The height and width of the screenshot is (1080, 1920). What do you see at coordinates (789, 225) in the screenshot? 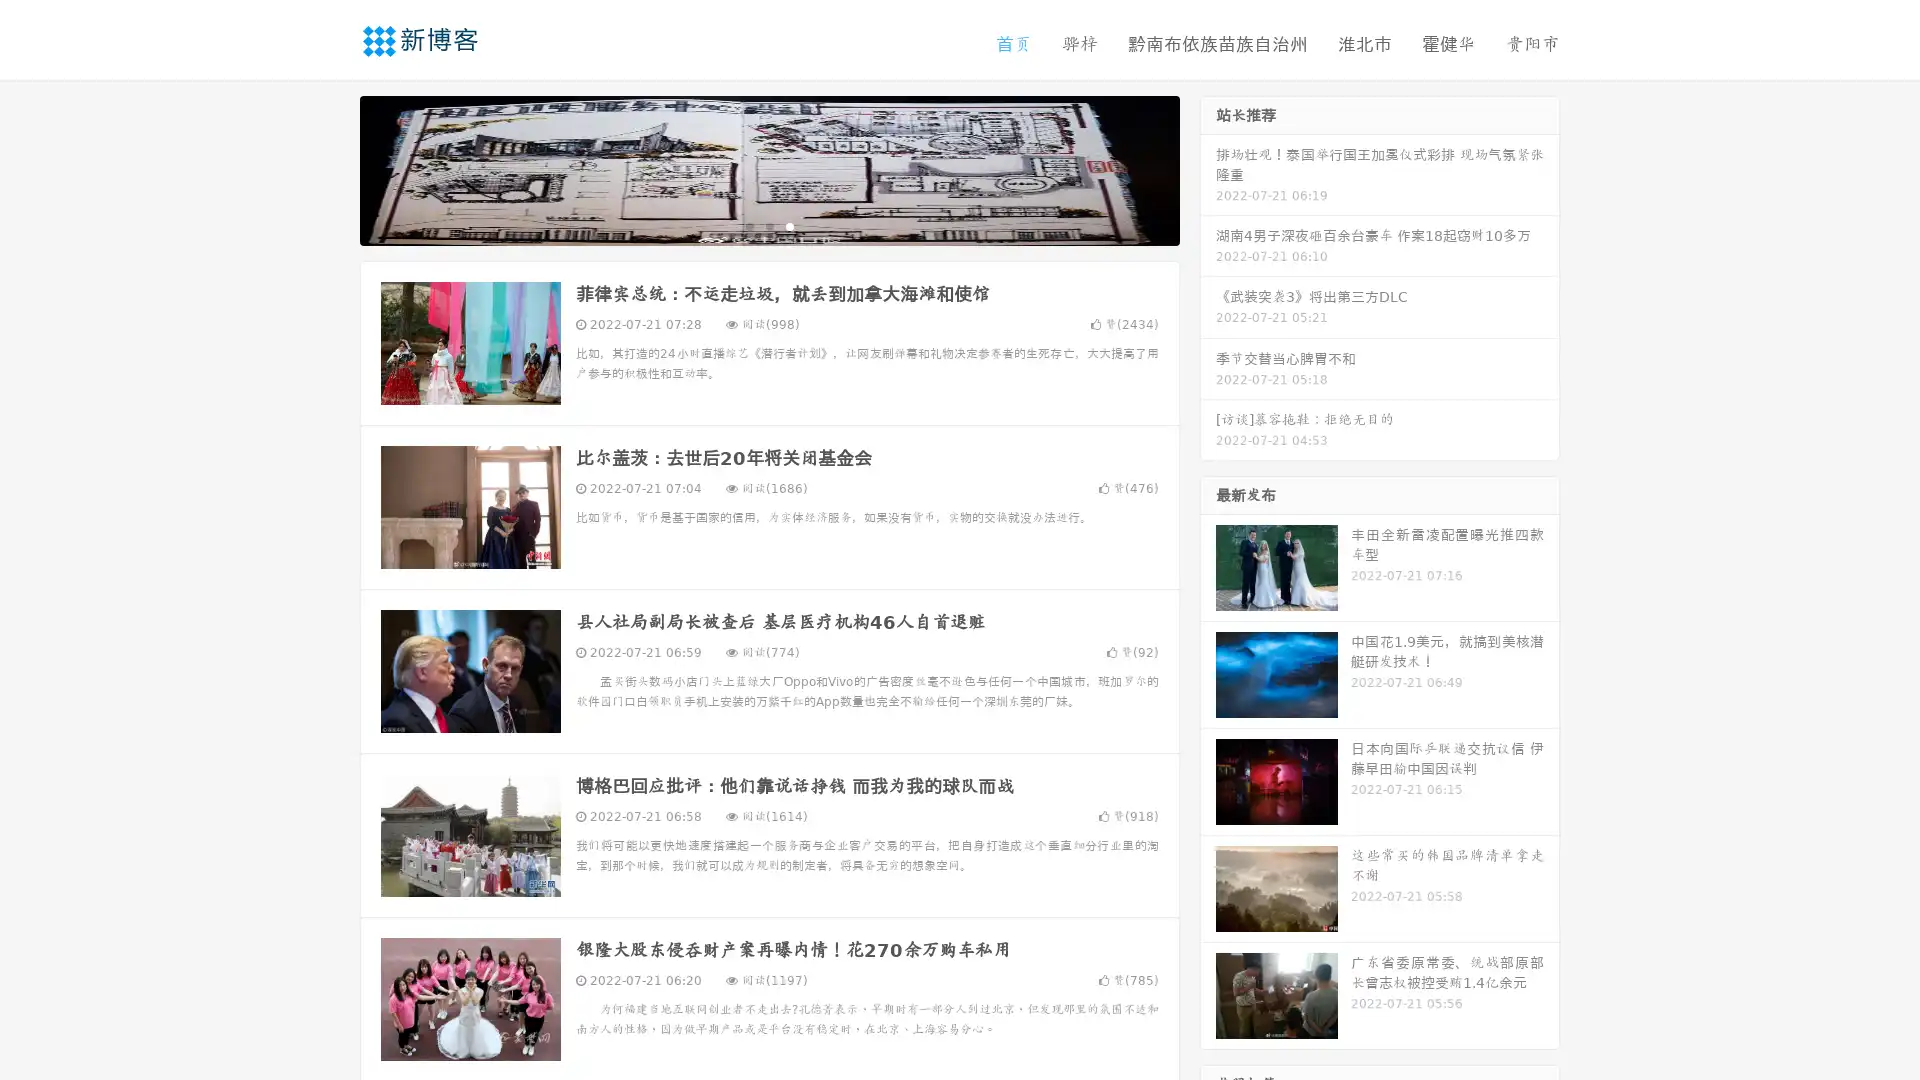
I see `Go to slide 3` at bounding box center [789, 225].